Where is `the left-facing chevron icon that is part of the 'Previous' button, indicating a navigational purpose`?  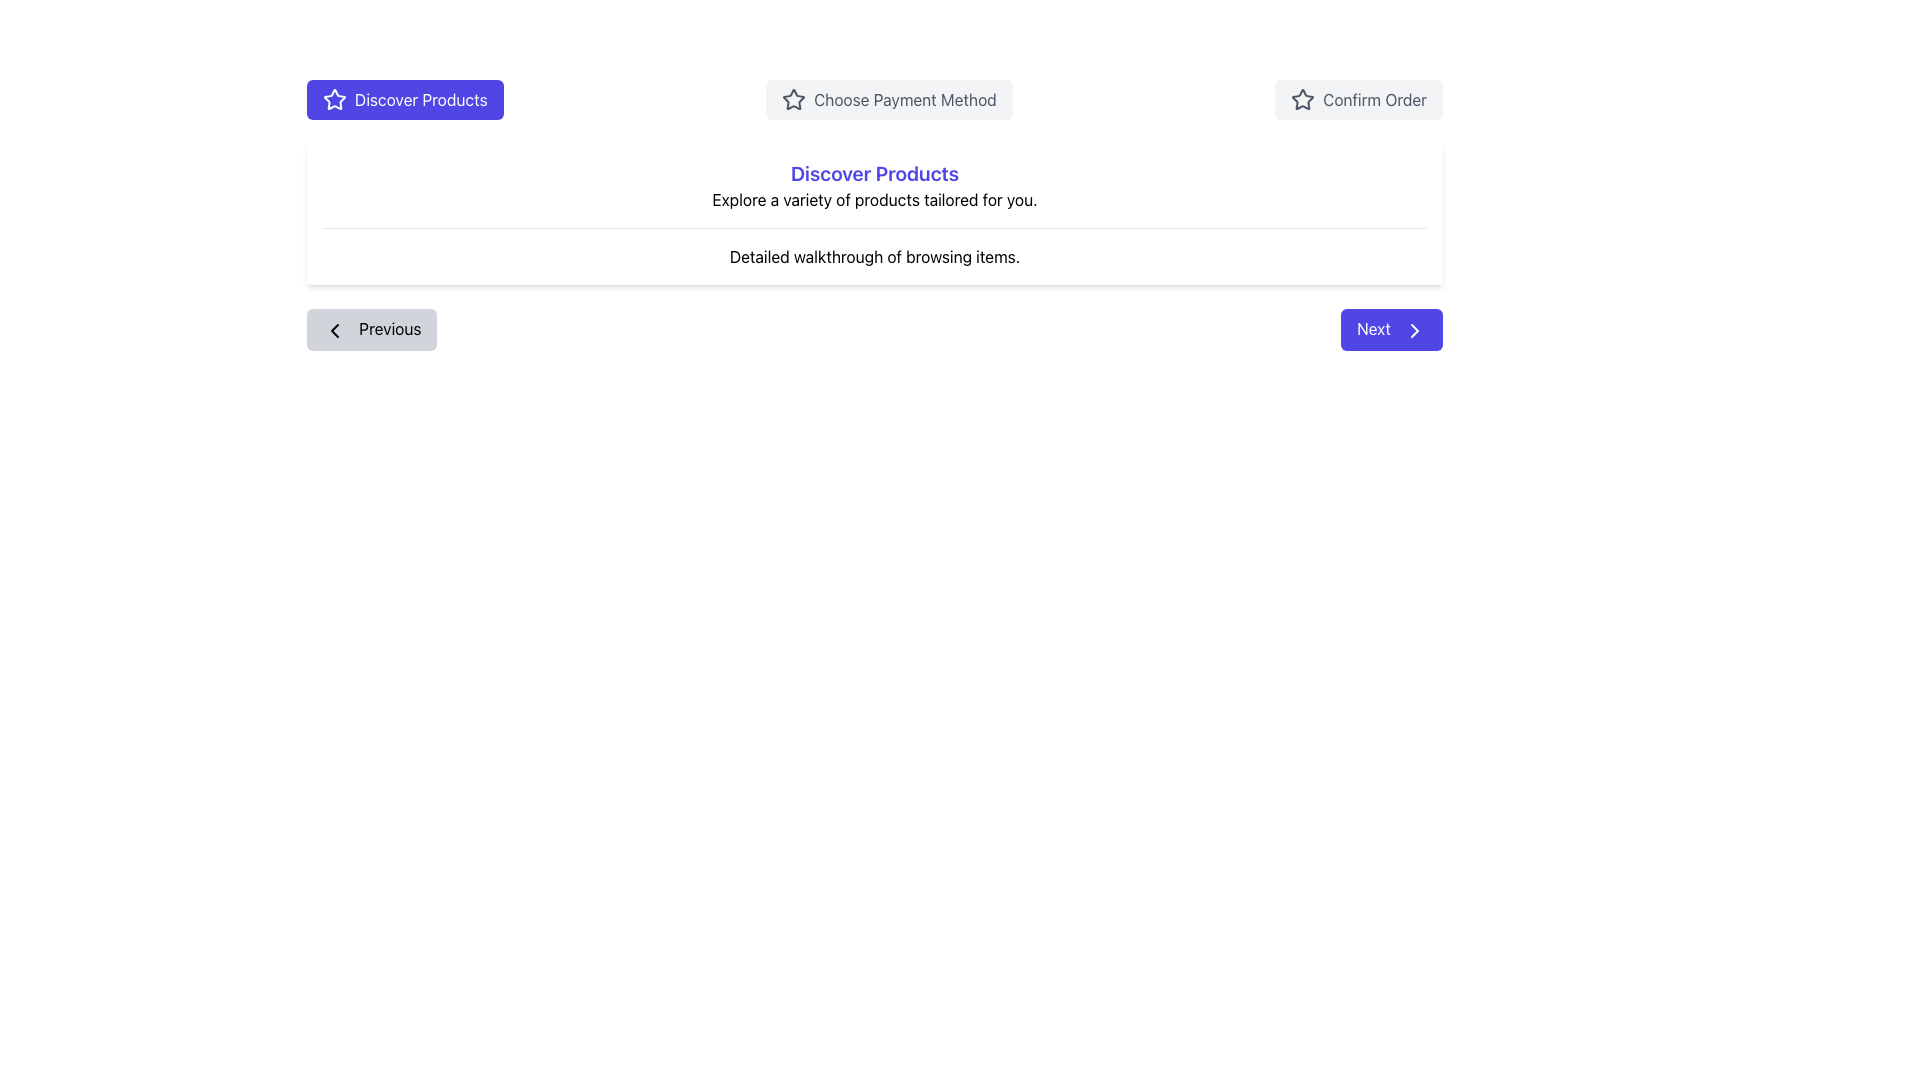
the left-facing chevron icon that is part of the 'Previous' button, indicating a navigational purpose is located at coordinates (335, 329).